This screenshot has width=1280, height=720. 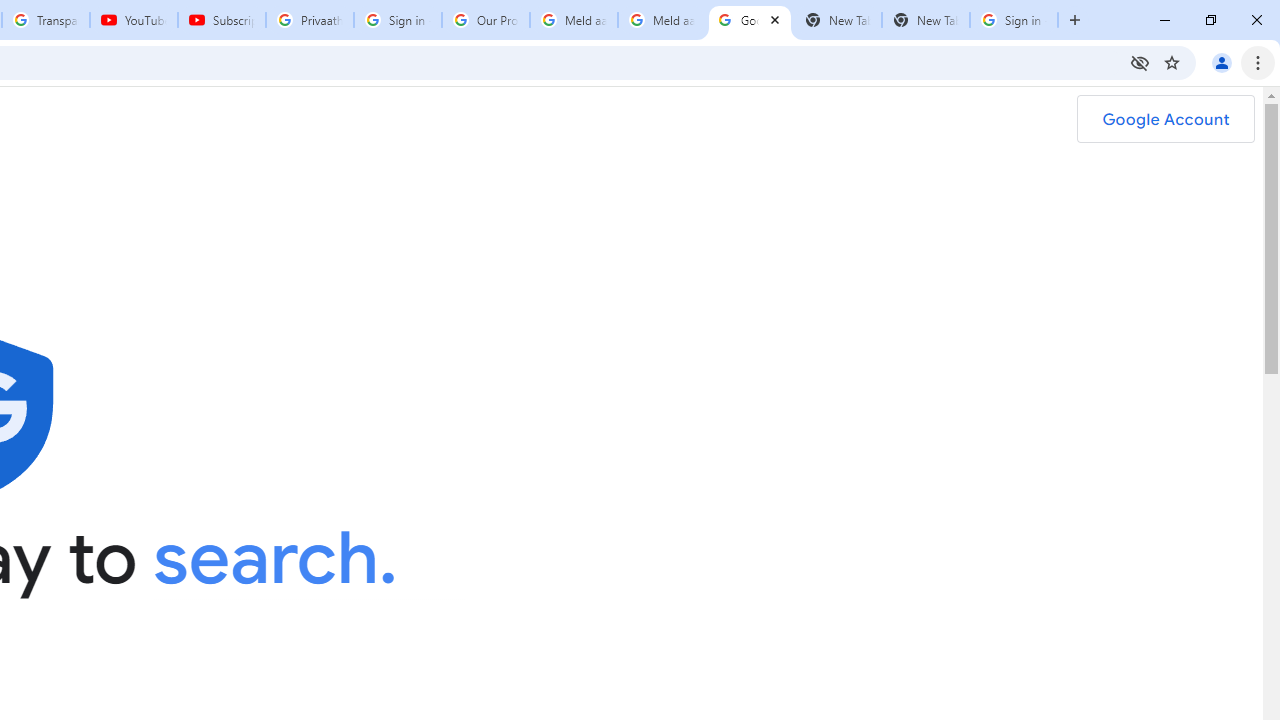 I want to click on 'YouTube', so click(x=132, y=20).